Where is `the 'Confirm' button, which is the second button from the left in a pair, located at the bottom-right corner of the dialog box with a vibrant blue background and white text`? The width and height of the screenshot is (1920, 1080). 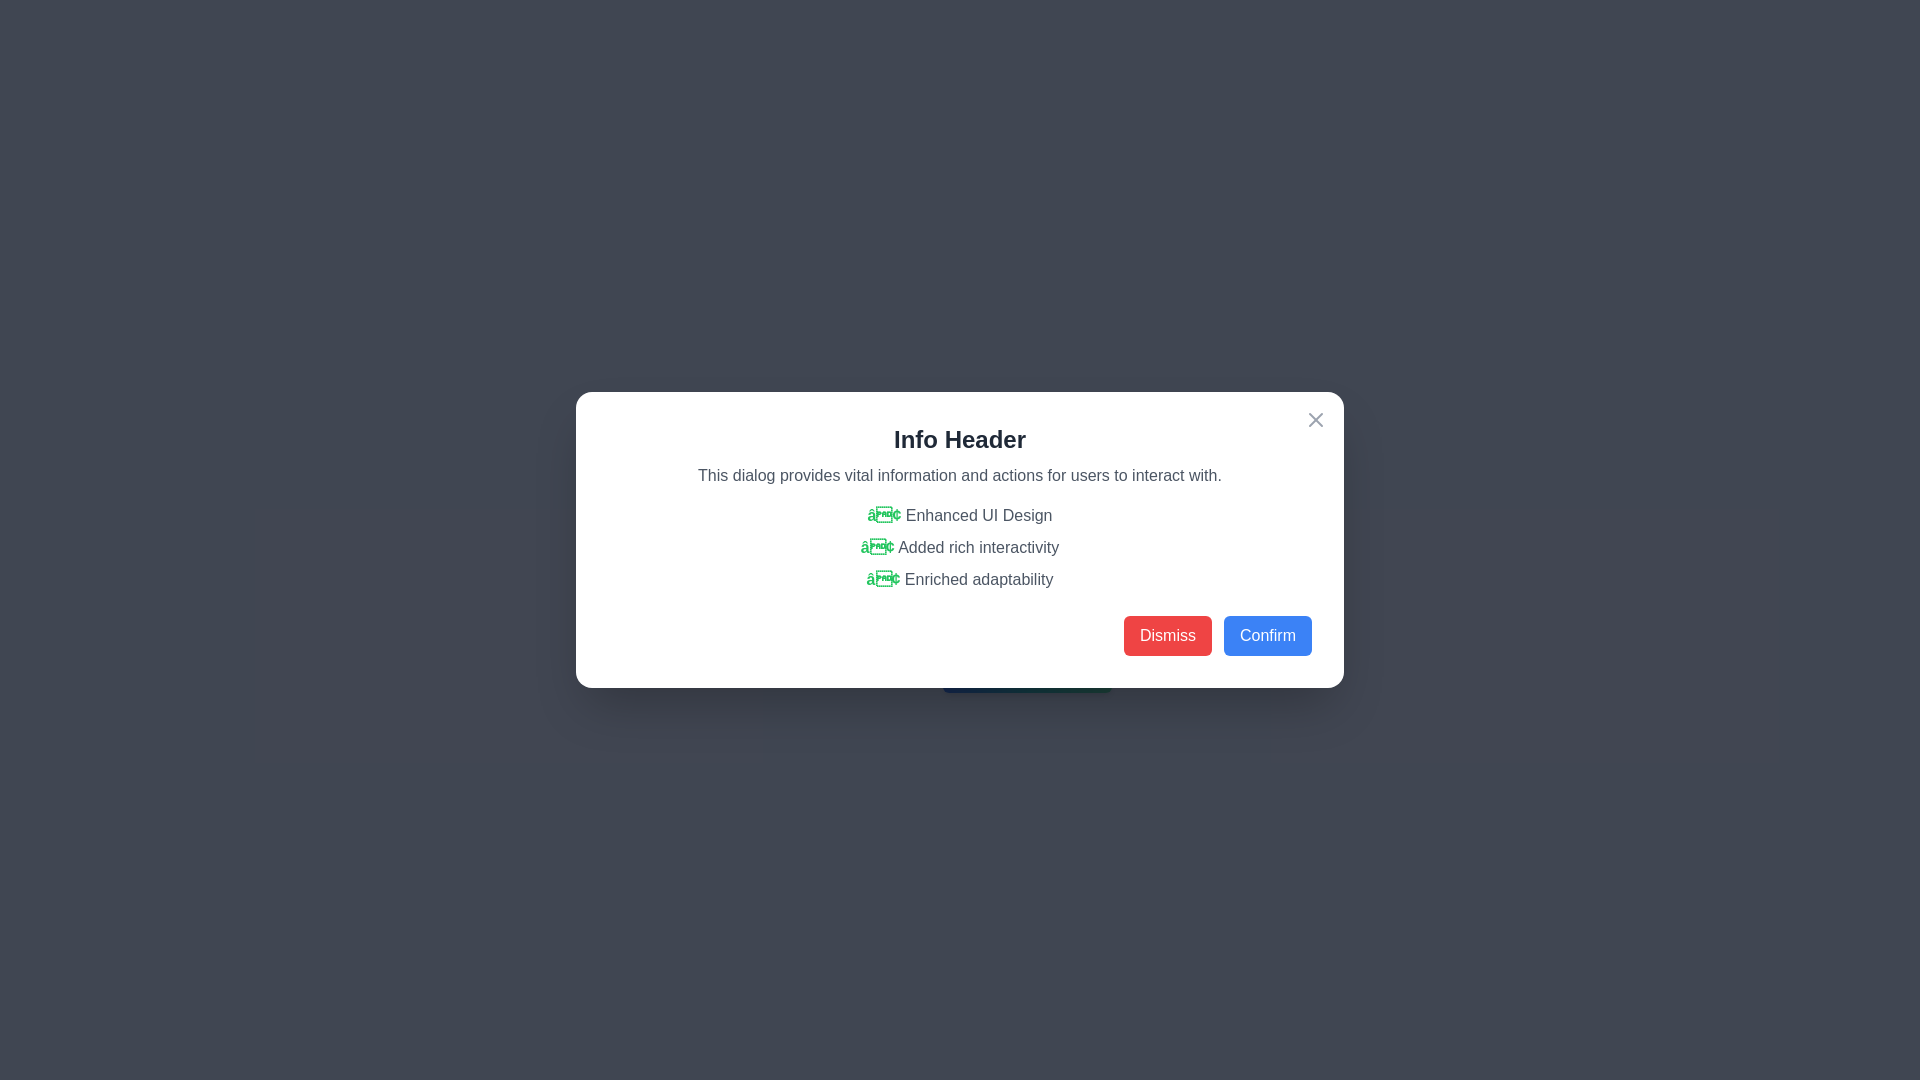
the 'Confirm' button, which is the second button from the left in a pair, located at the bottom-right corner of the dialog box with a vibrant blue background and white text is located at coordinates (1266, 636).